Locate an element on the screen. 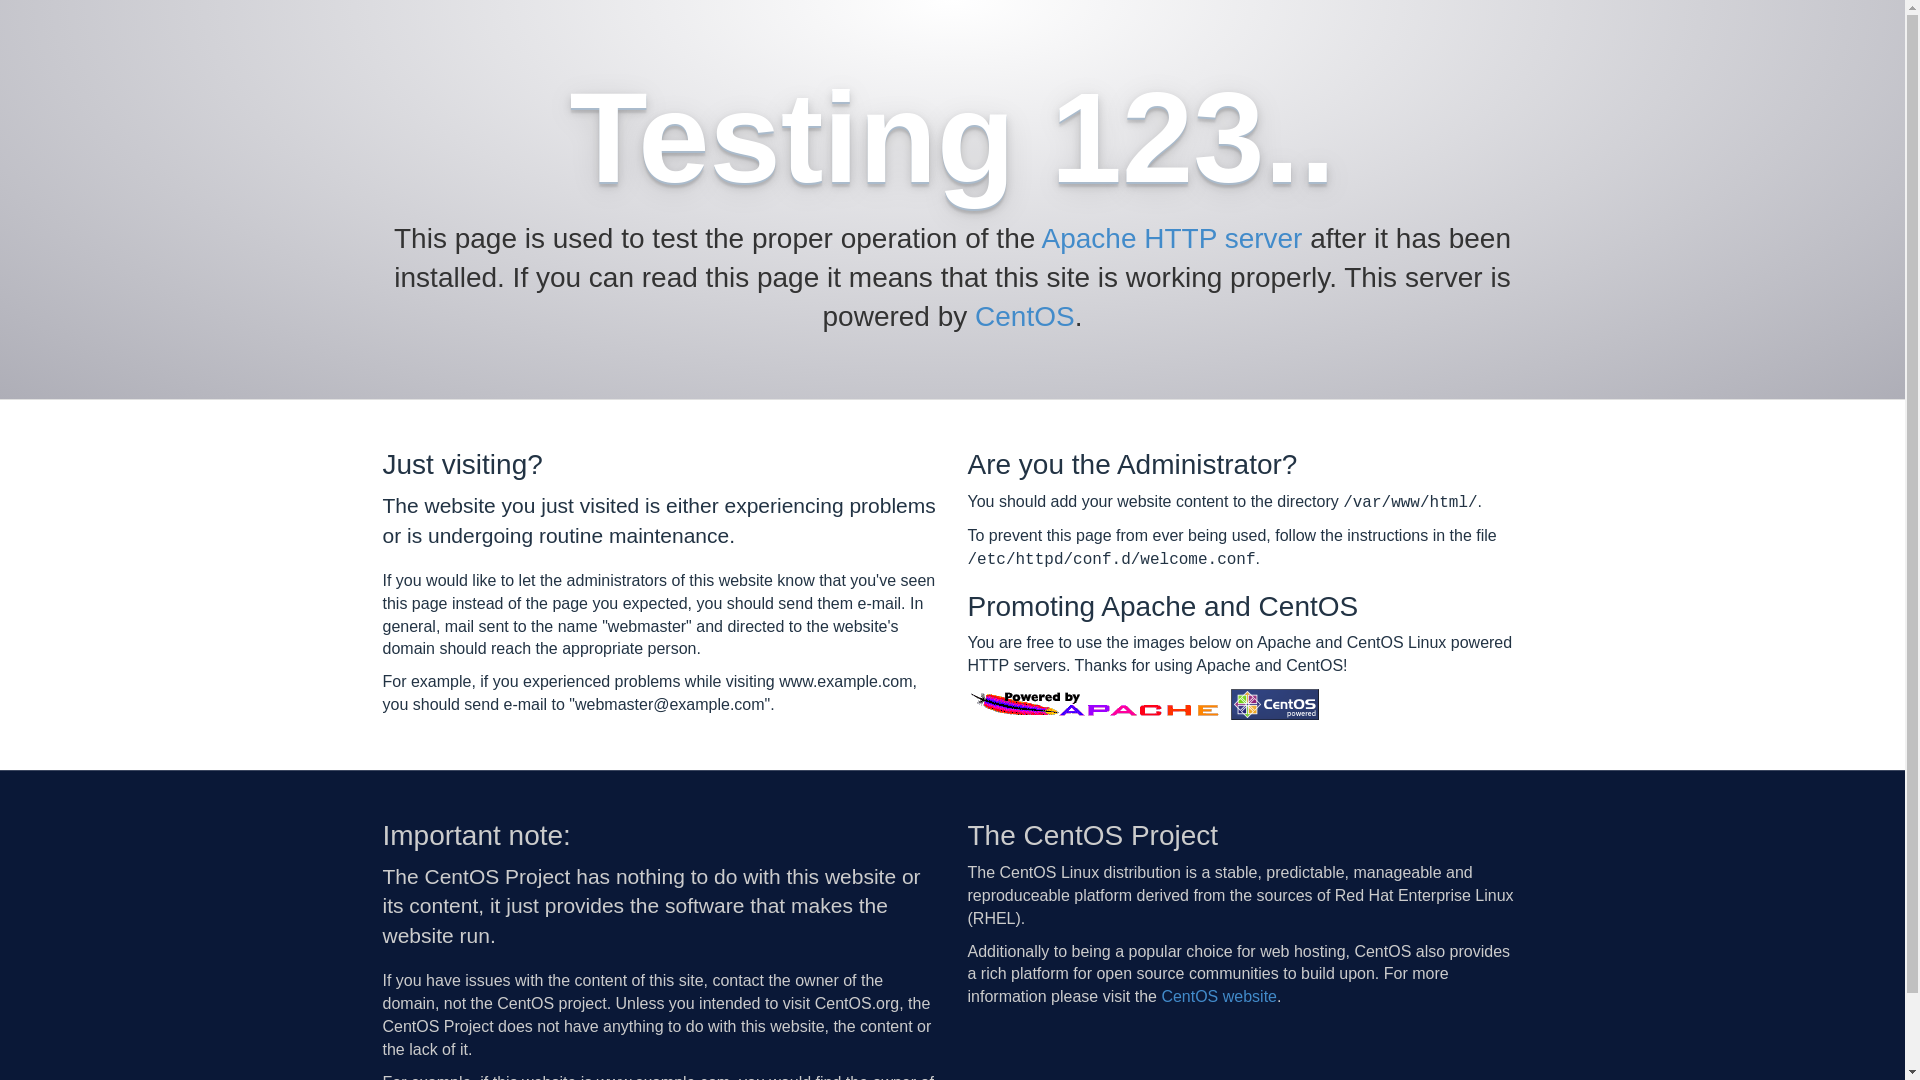  'Apache HTTP server' is located at coordinates (1040, 237).